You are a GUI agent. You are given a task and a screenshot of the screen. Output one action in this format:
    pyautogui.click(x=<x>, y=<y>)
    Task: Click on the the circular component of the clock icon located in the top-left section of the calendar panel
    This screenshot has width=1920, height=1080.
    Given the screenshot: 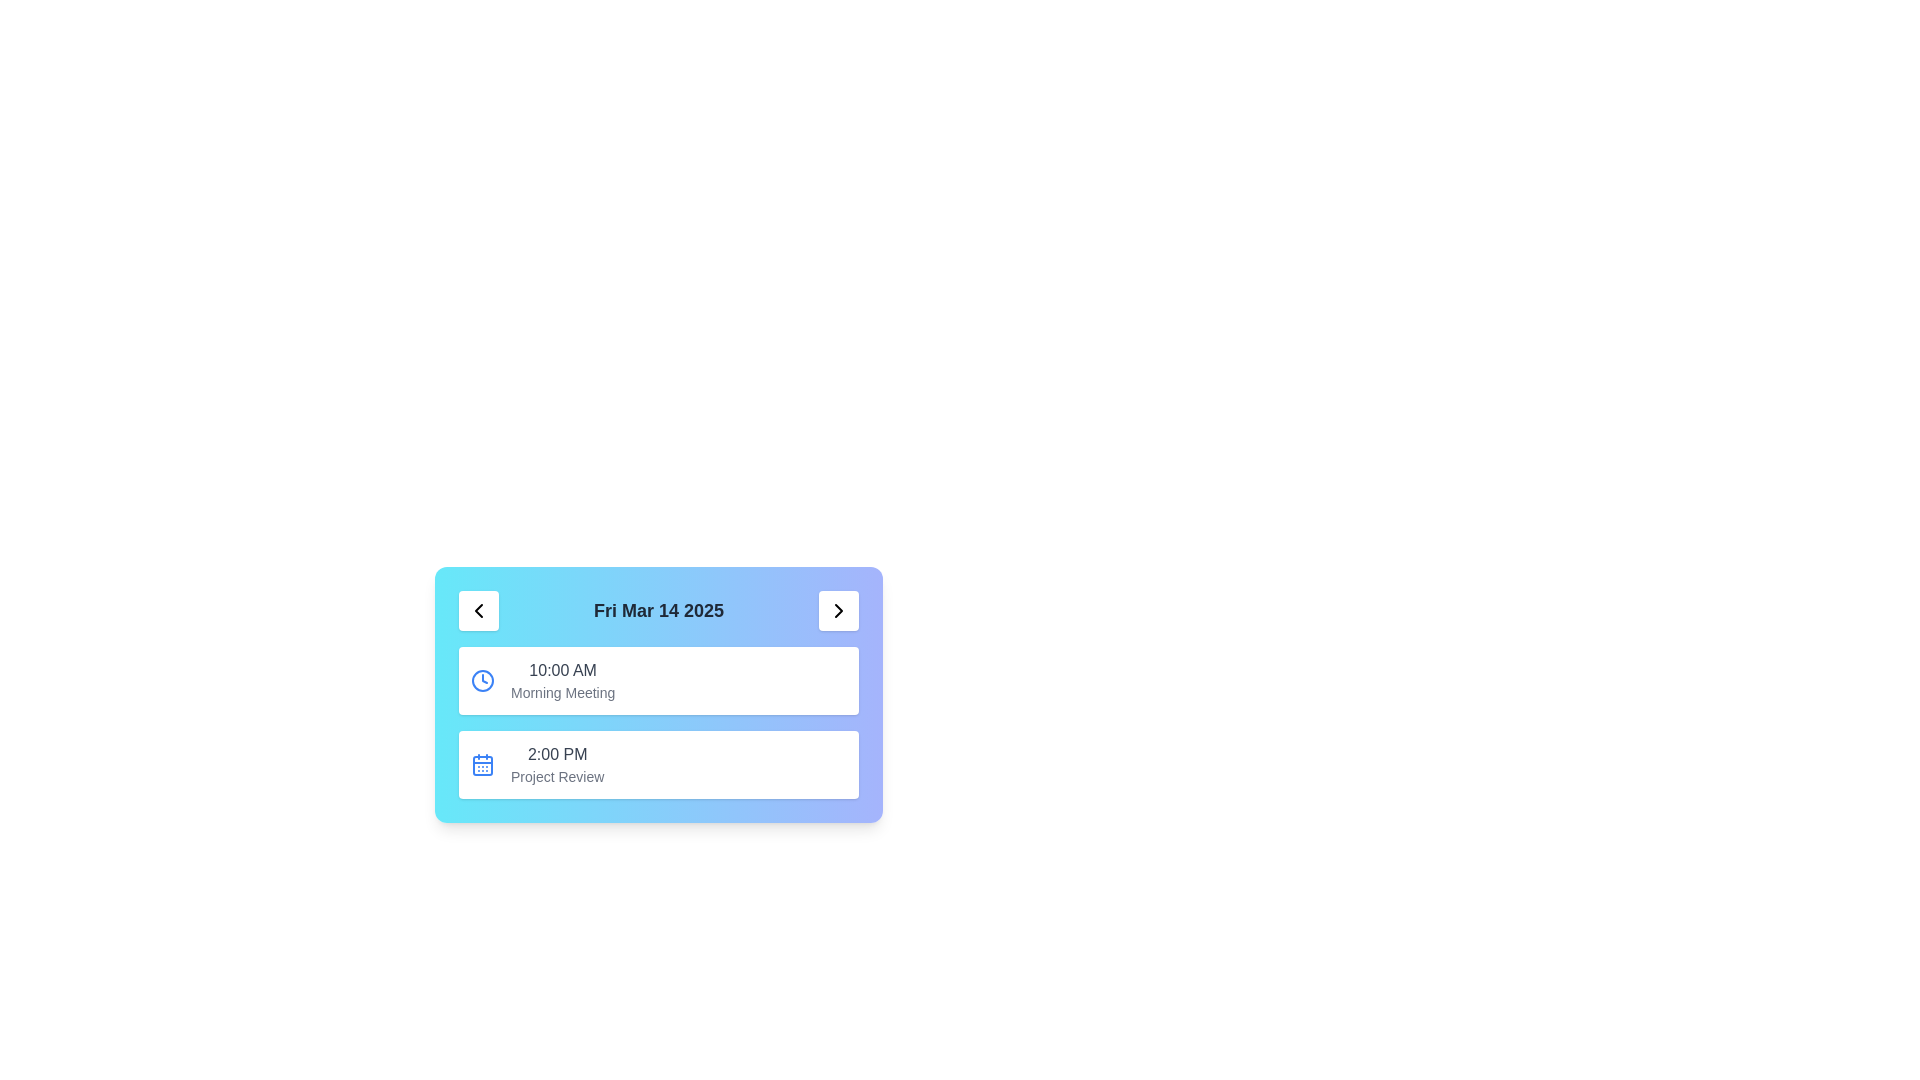 What is the action you would take?
    pyautogui.click(x=483, y=680)
    